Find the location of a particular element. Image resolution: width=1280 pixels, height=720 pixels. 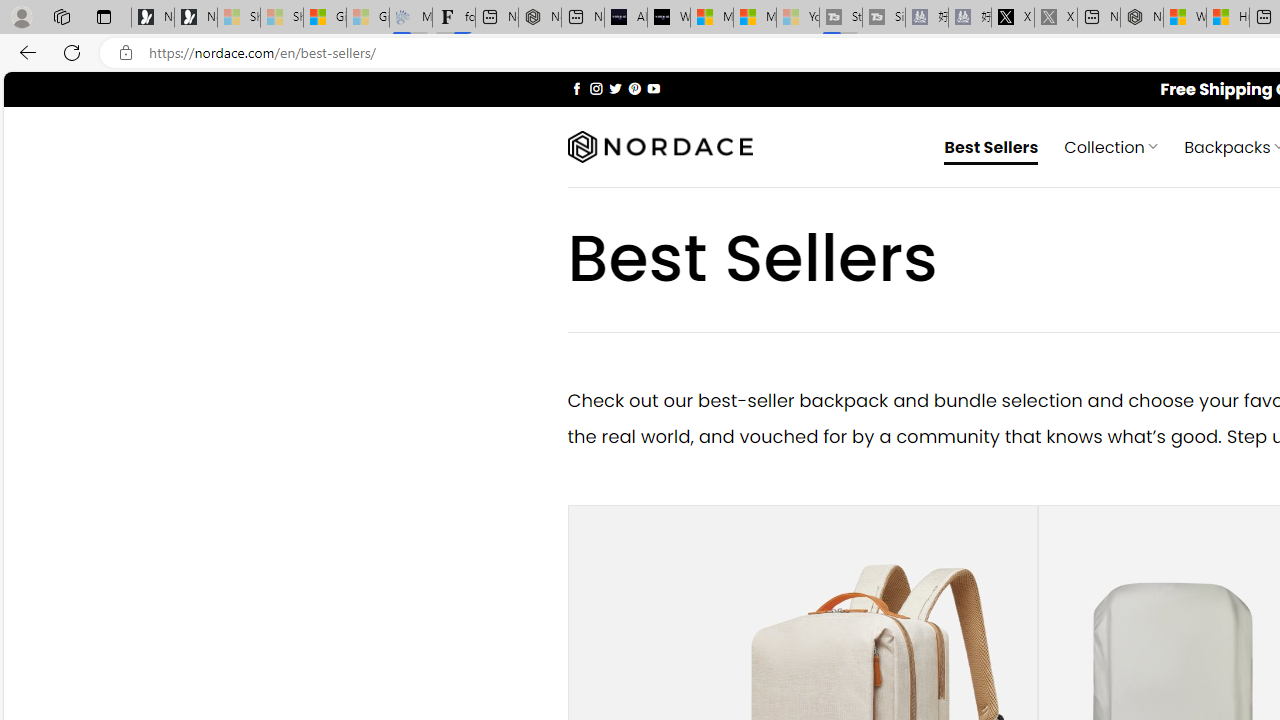

'Wildlife - MSN' is located at coordinates (1184, 17).